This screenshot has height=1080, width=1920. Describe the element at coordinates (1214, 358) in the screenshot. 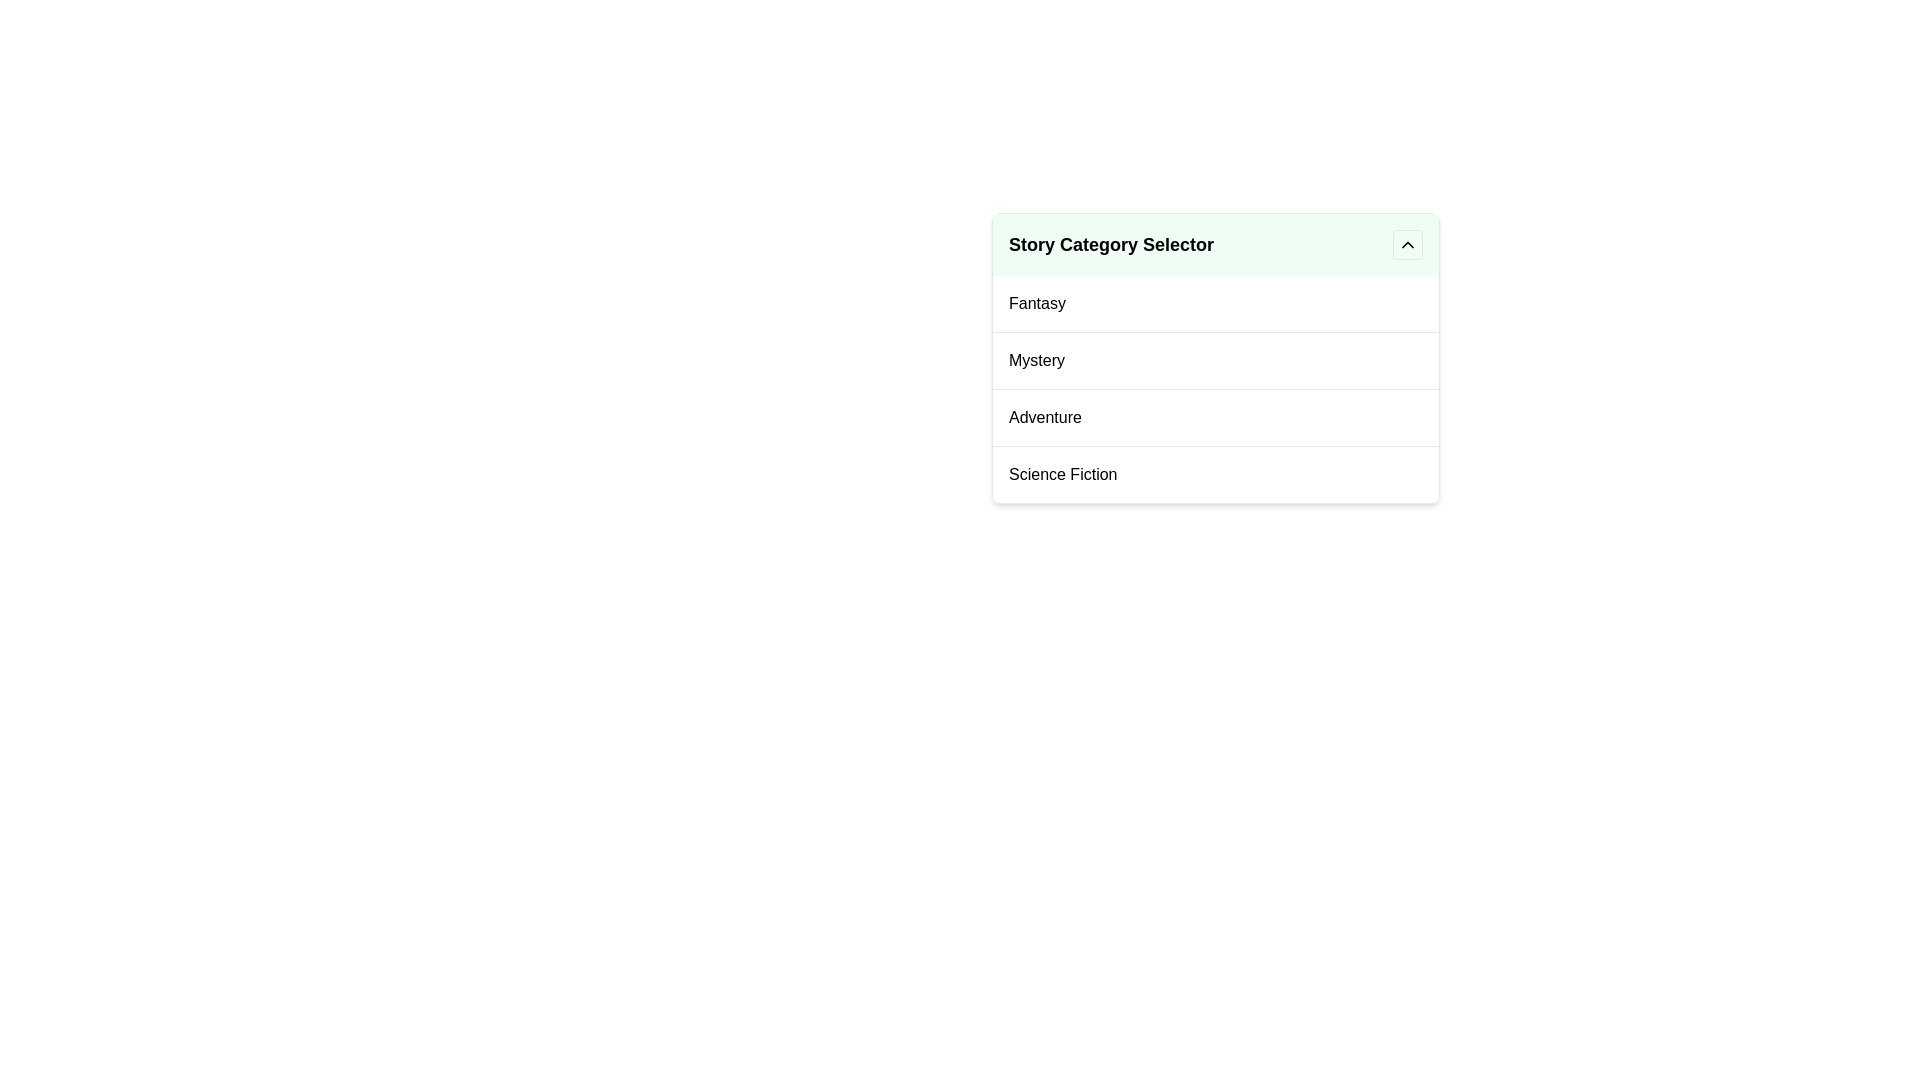

I see `the 'Mystery' category button in the selectable list under 'Story Category Selector'` at that location.